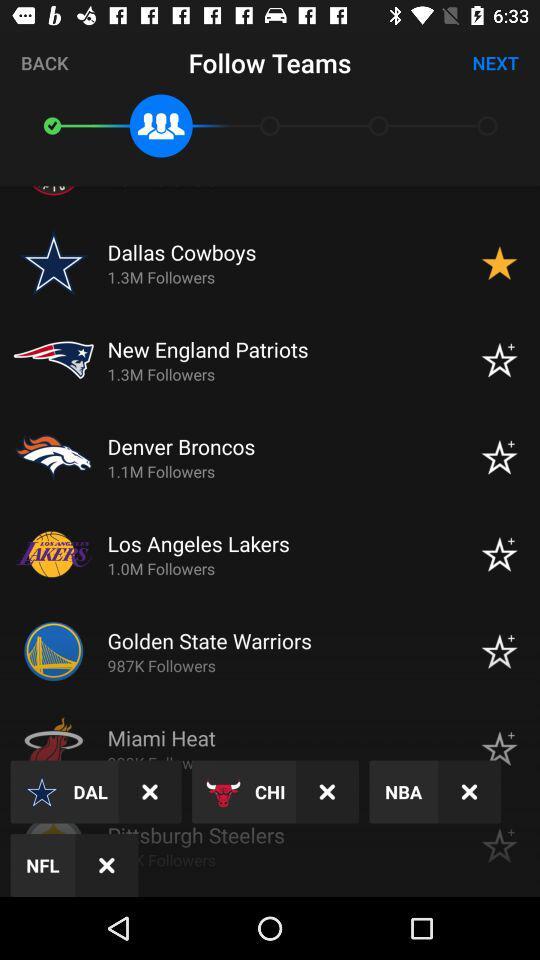 The width and height of the screenshot is (540, 960). What do you see at coordinates (498, 262) in the screenshot?
I see `the star symbol which is on the right of dallas cowboys` at bounding box center [498, 262].